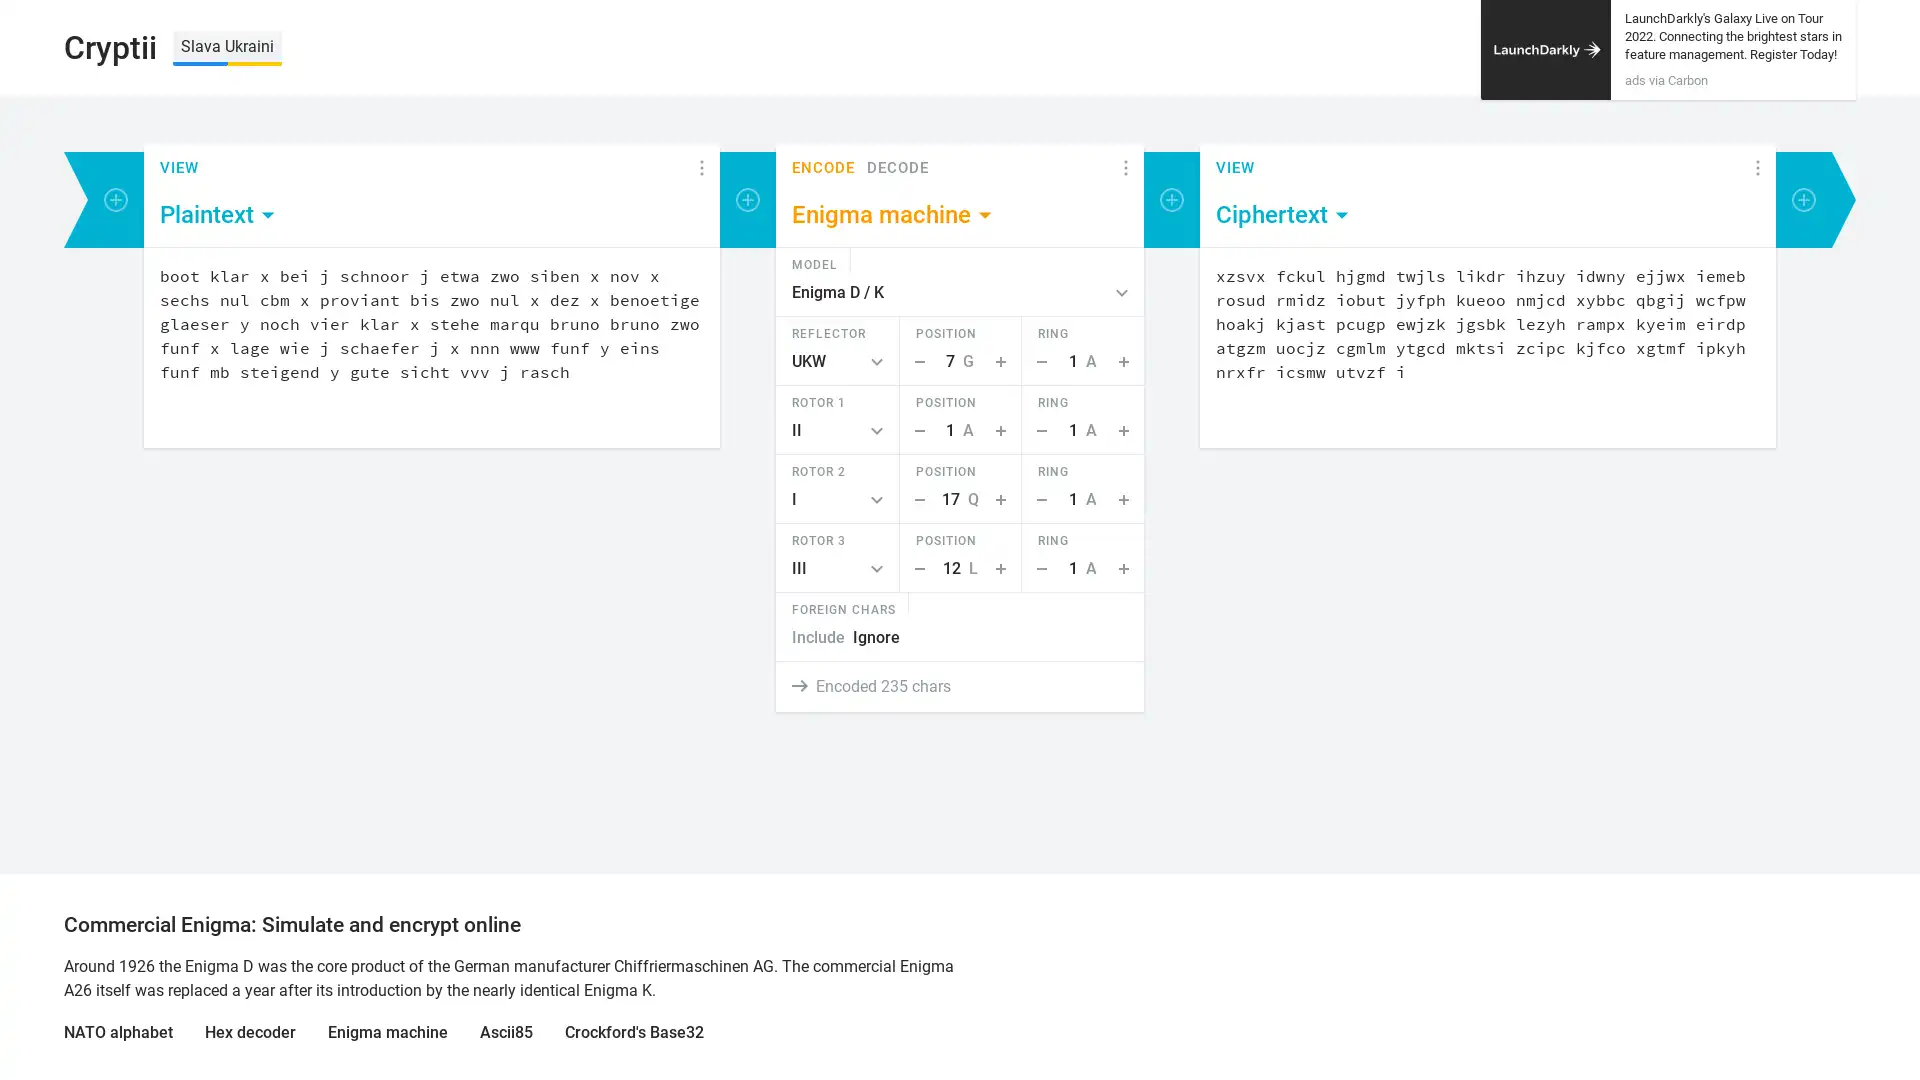 The image size is (1920, 1080). Describe the element at coordinates (1283, 215) in the screenshot. I see `Ciphertext` at that location.